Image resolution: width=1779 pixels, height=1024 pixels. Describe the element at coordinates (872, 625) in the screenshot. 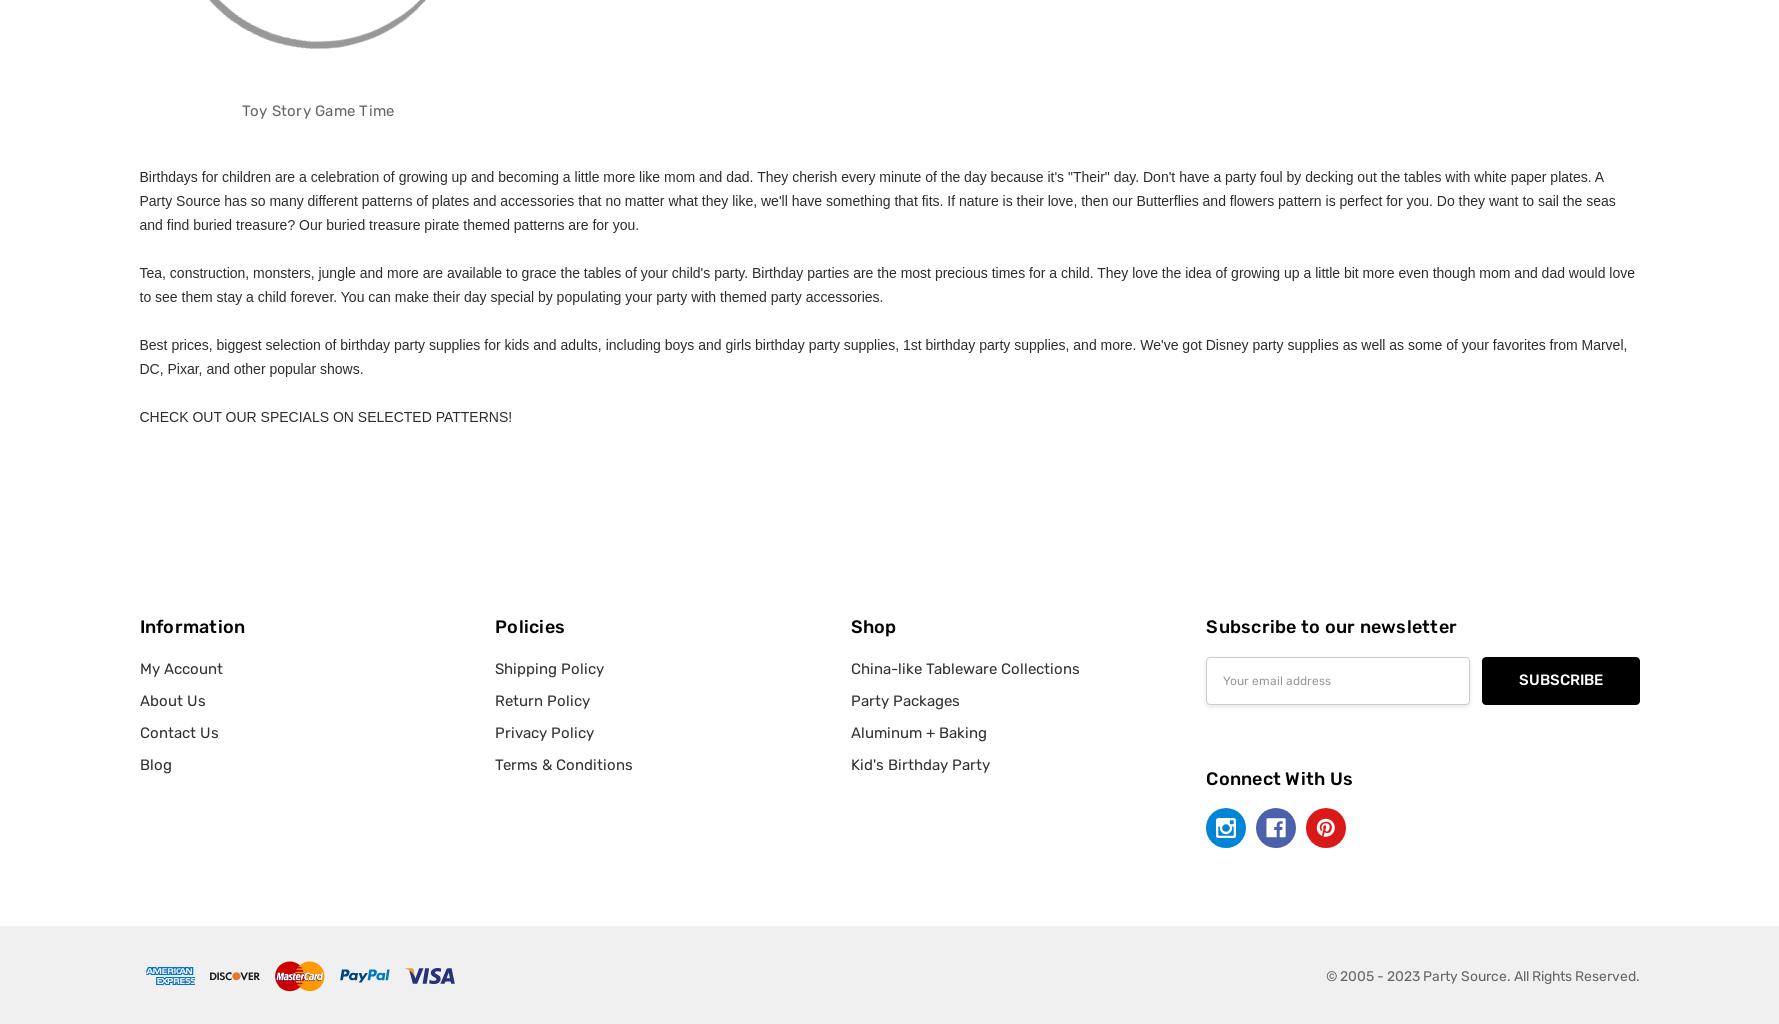

I see `'Shop'` at that location.